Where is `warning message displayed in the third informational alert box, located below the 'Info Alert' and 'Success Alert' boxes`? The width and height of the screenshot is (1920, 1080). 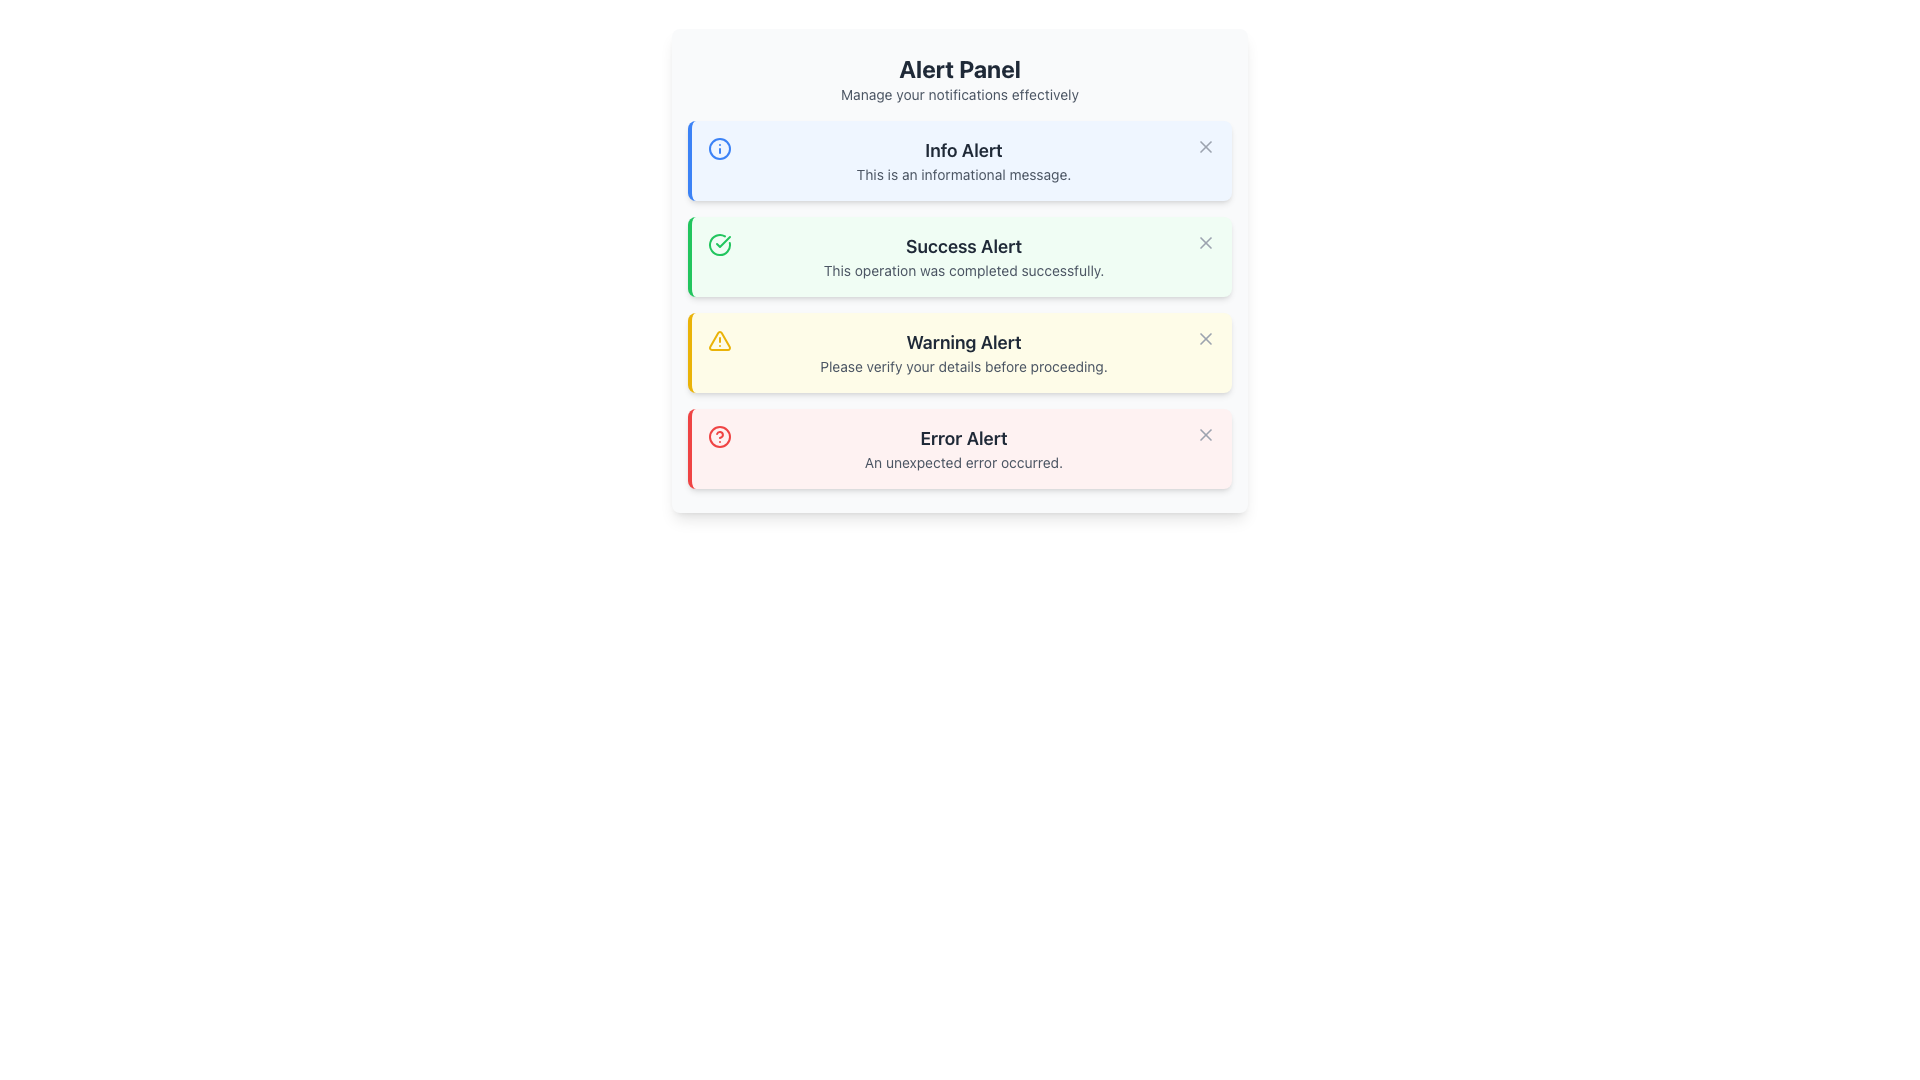
warning message displayed in the third informational alert box, located below the 'Info Alert' and 'Success Alert' boxes is located at coordinates (964, 352).